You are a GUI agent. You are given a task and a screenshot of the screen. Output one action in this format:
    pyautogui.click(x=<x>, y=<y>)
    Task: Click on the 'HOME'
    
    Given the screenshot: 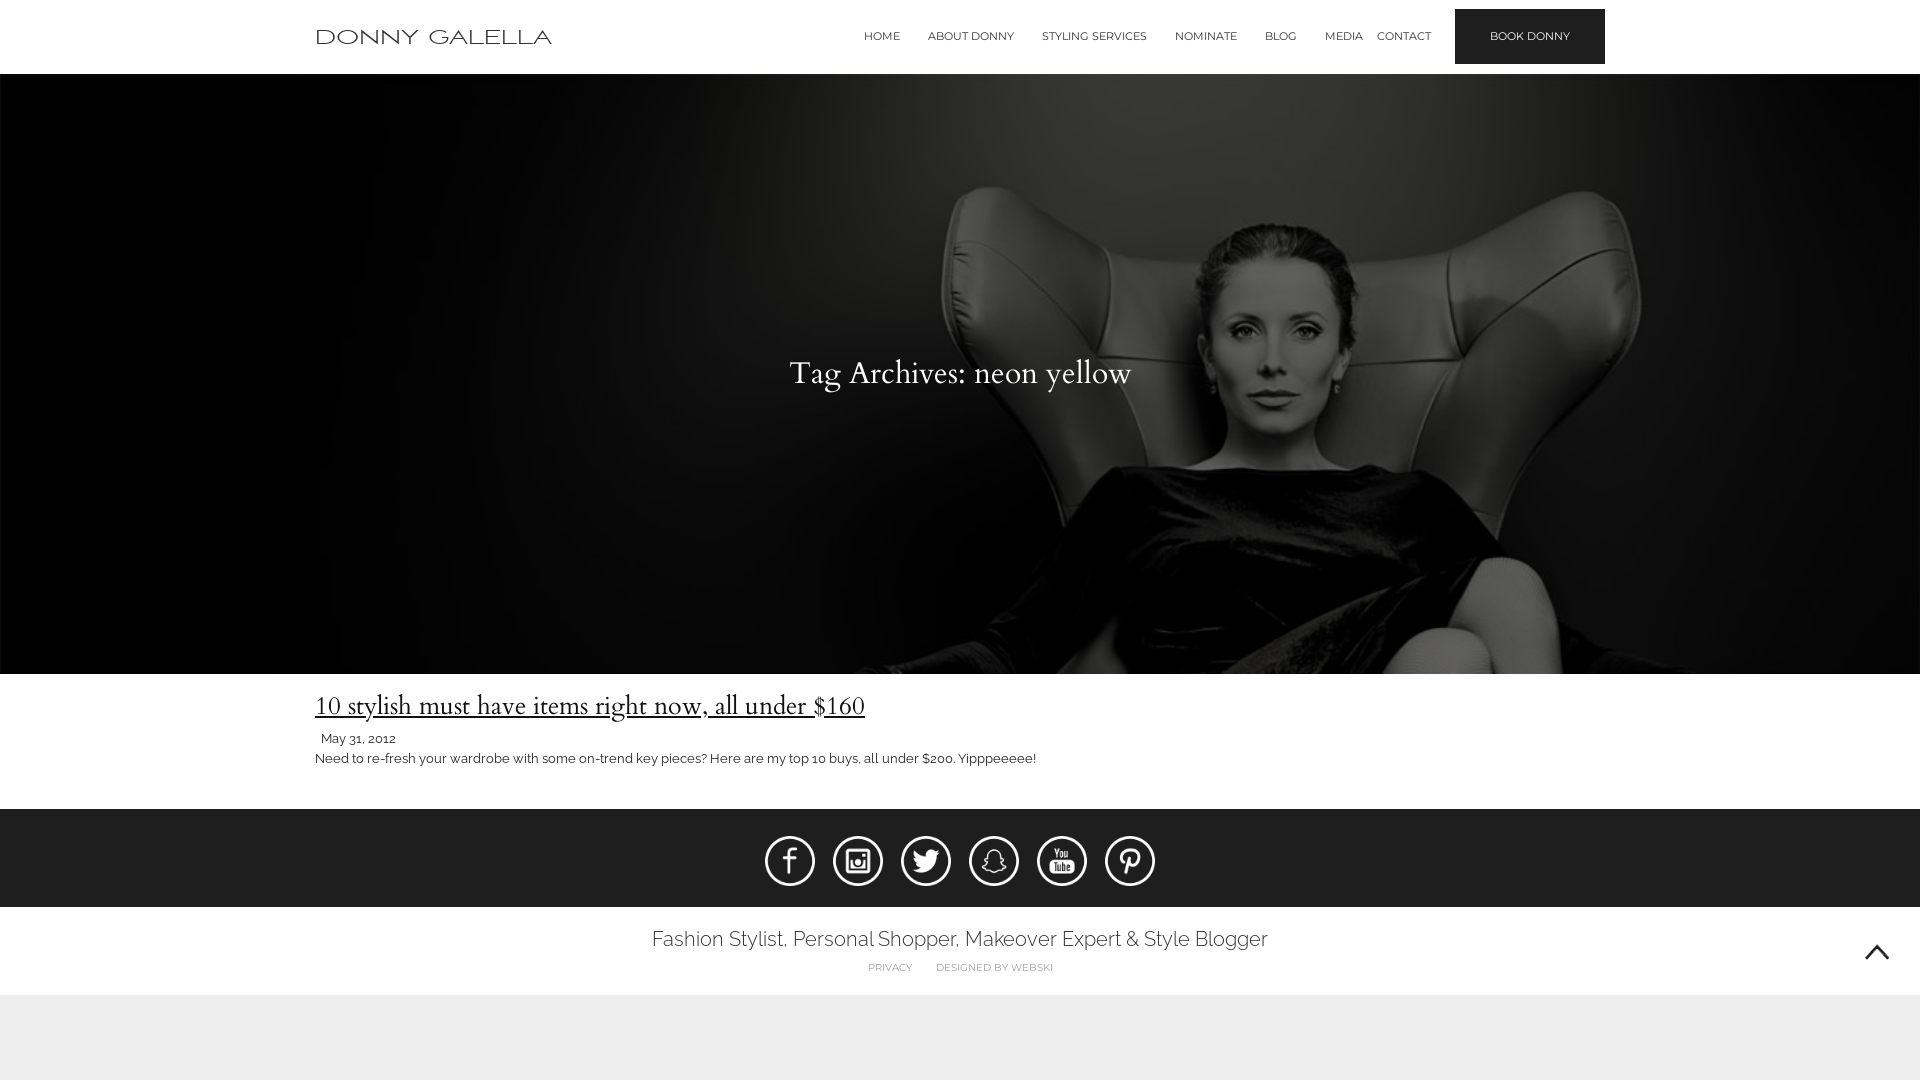 What is the action you would take?
    pyautogui.click(x=864, y=36)
    